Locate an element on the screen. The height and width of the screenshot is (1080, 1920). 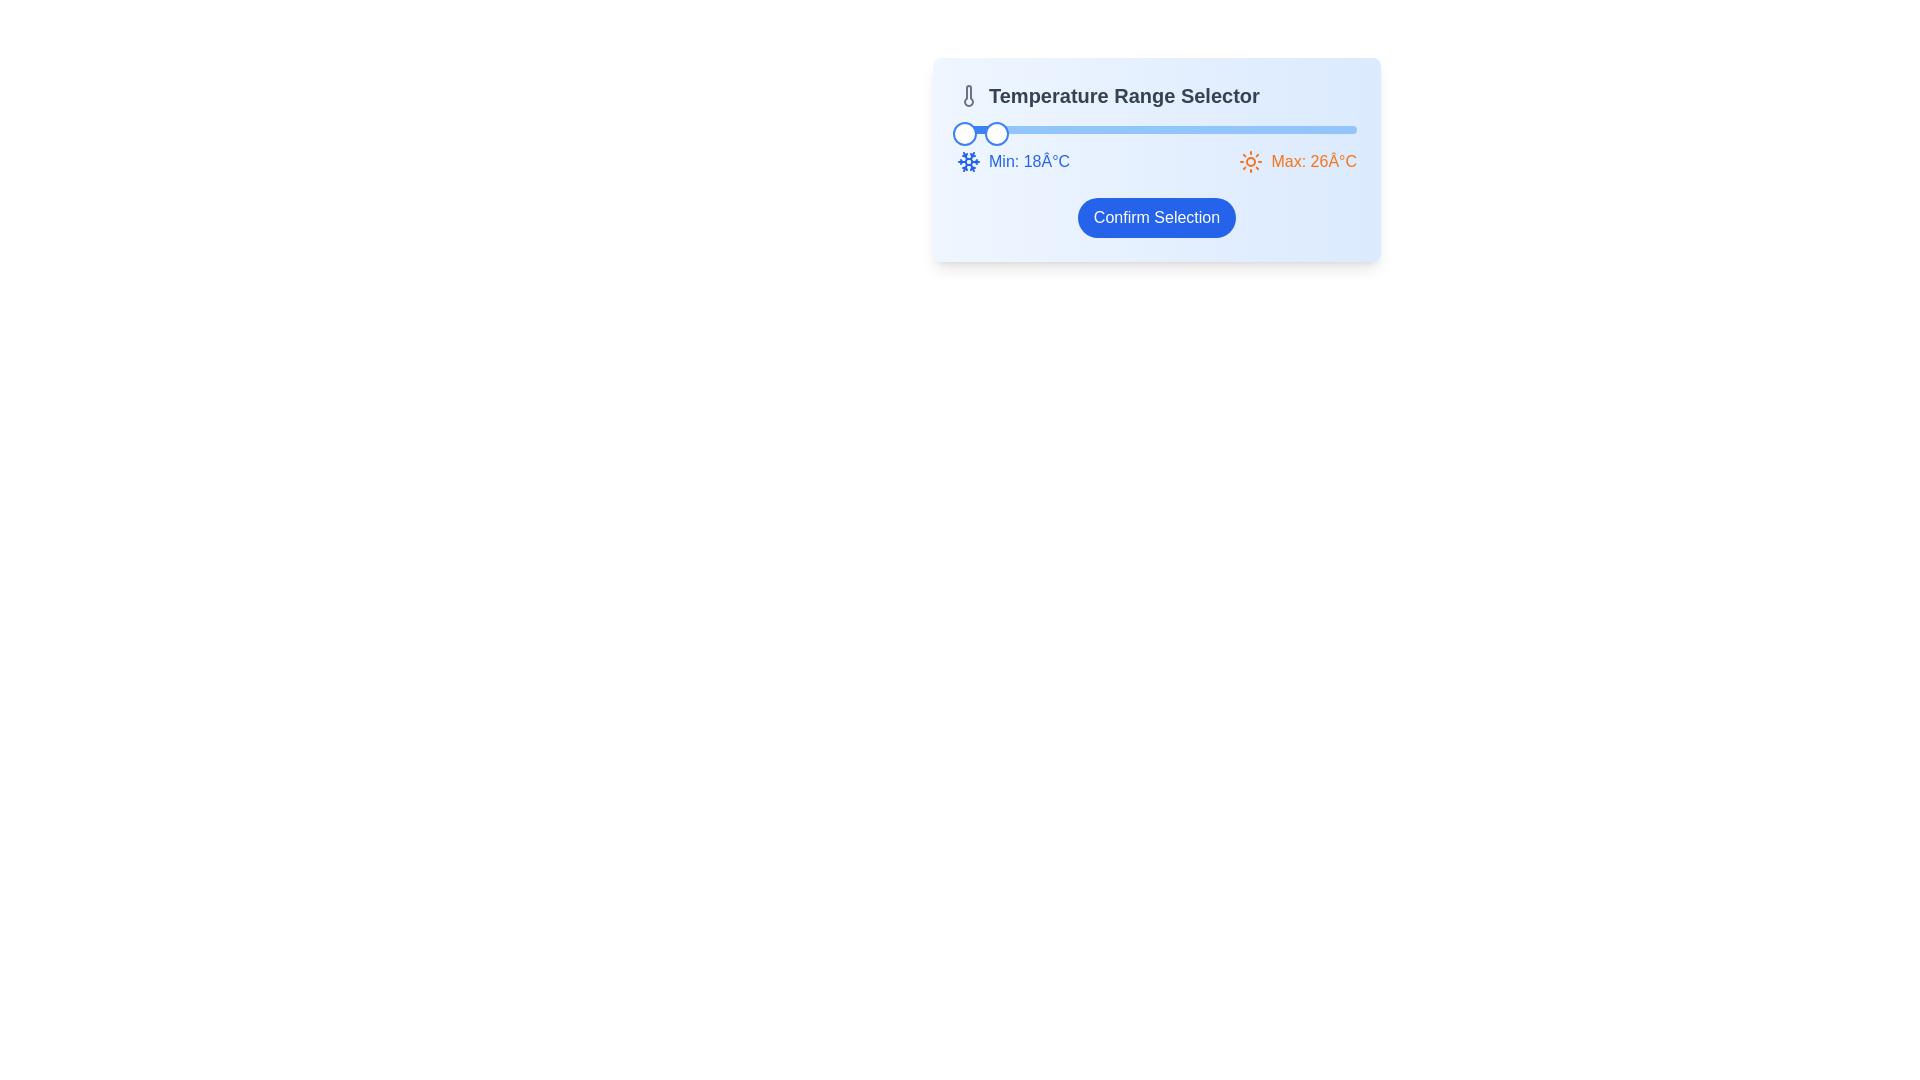
the icon indicating the minimum temperature, which is located to the left of the text 'Min: 18°C' within the temperature range selector interface is located at coordinates (969, 161).